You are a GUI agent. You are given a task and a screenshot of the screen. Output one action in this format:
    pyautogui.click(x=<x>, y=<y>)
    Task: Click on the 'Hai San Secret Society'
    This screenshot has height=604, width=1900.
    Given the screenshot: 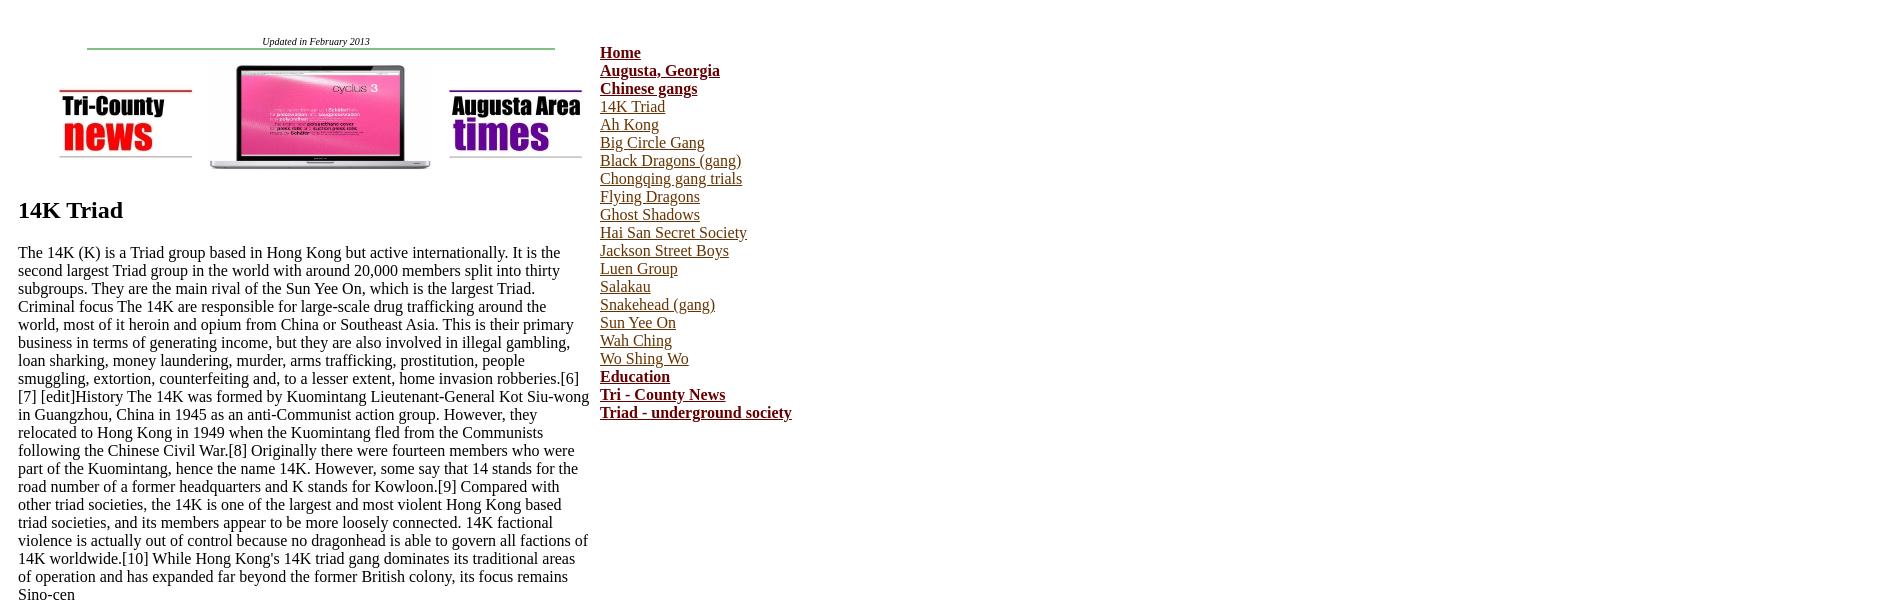 What is the action you would take?
    pyautogui.click(x=673, y=231)
    